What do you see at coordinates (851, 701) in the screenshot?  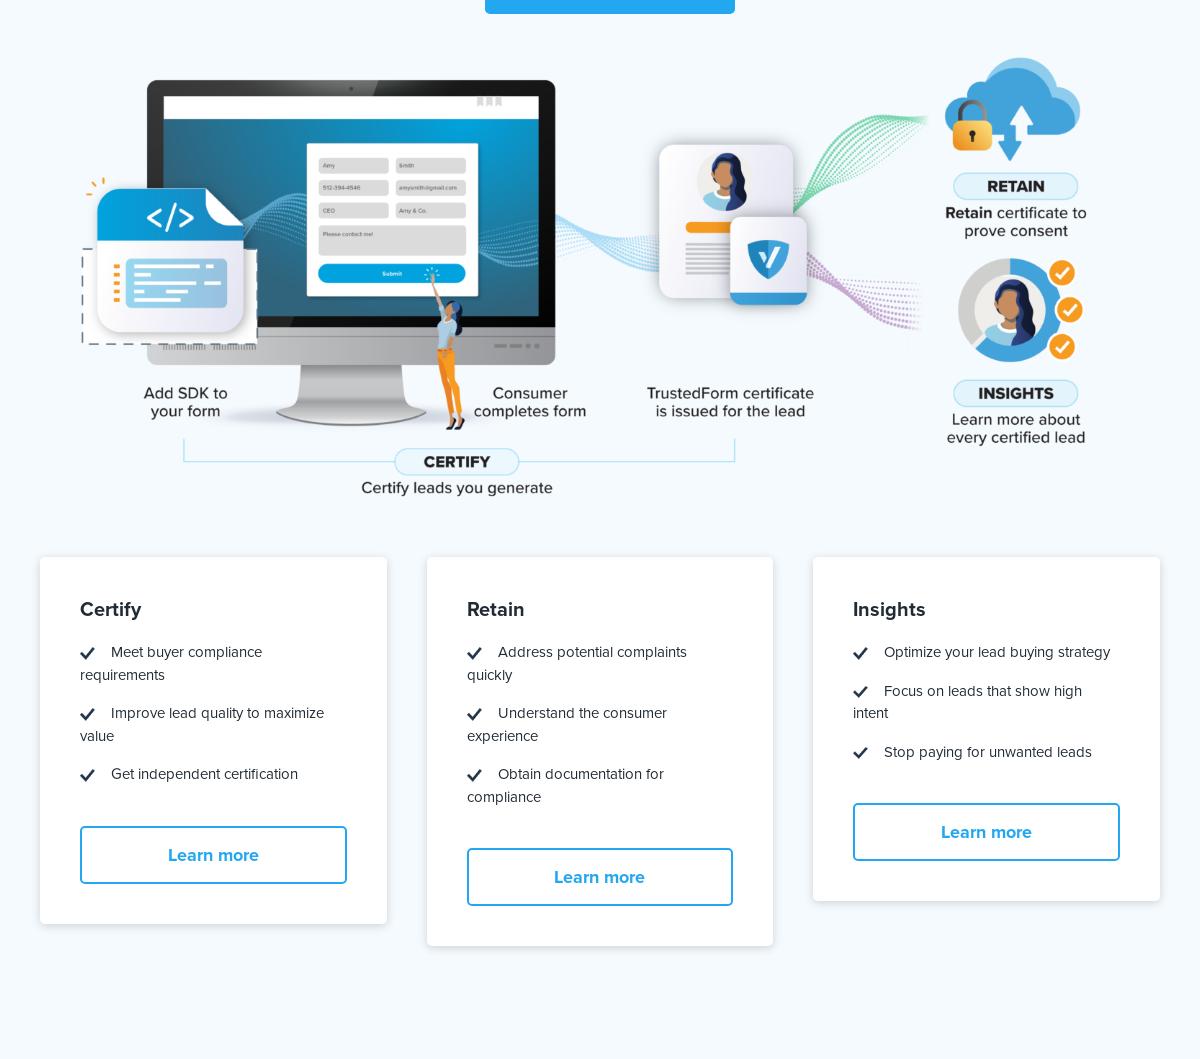 I see `'Focus on leads that show high intent'` at bounding box center [851, 701].